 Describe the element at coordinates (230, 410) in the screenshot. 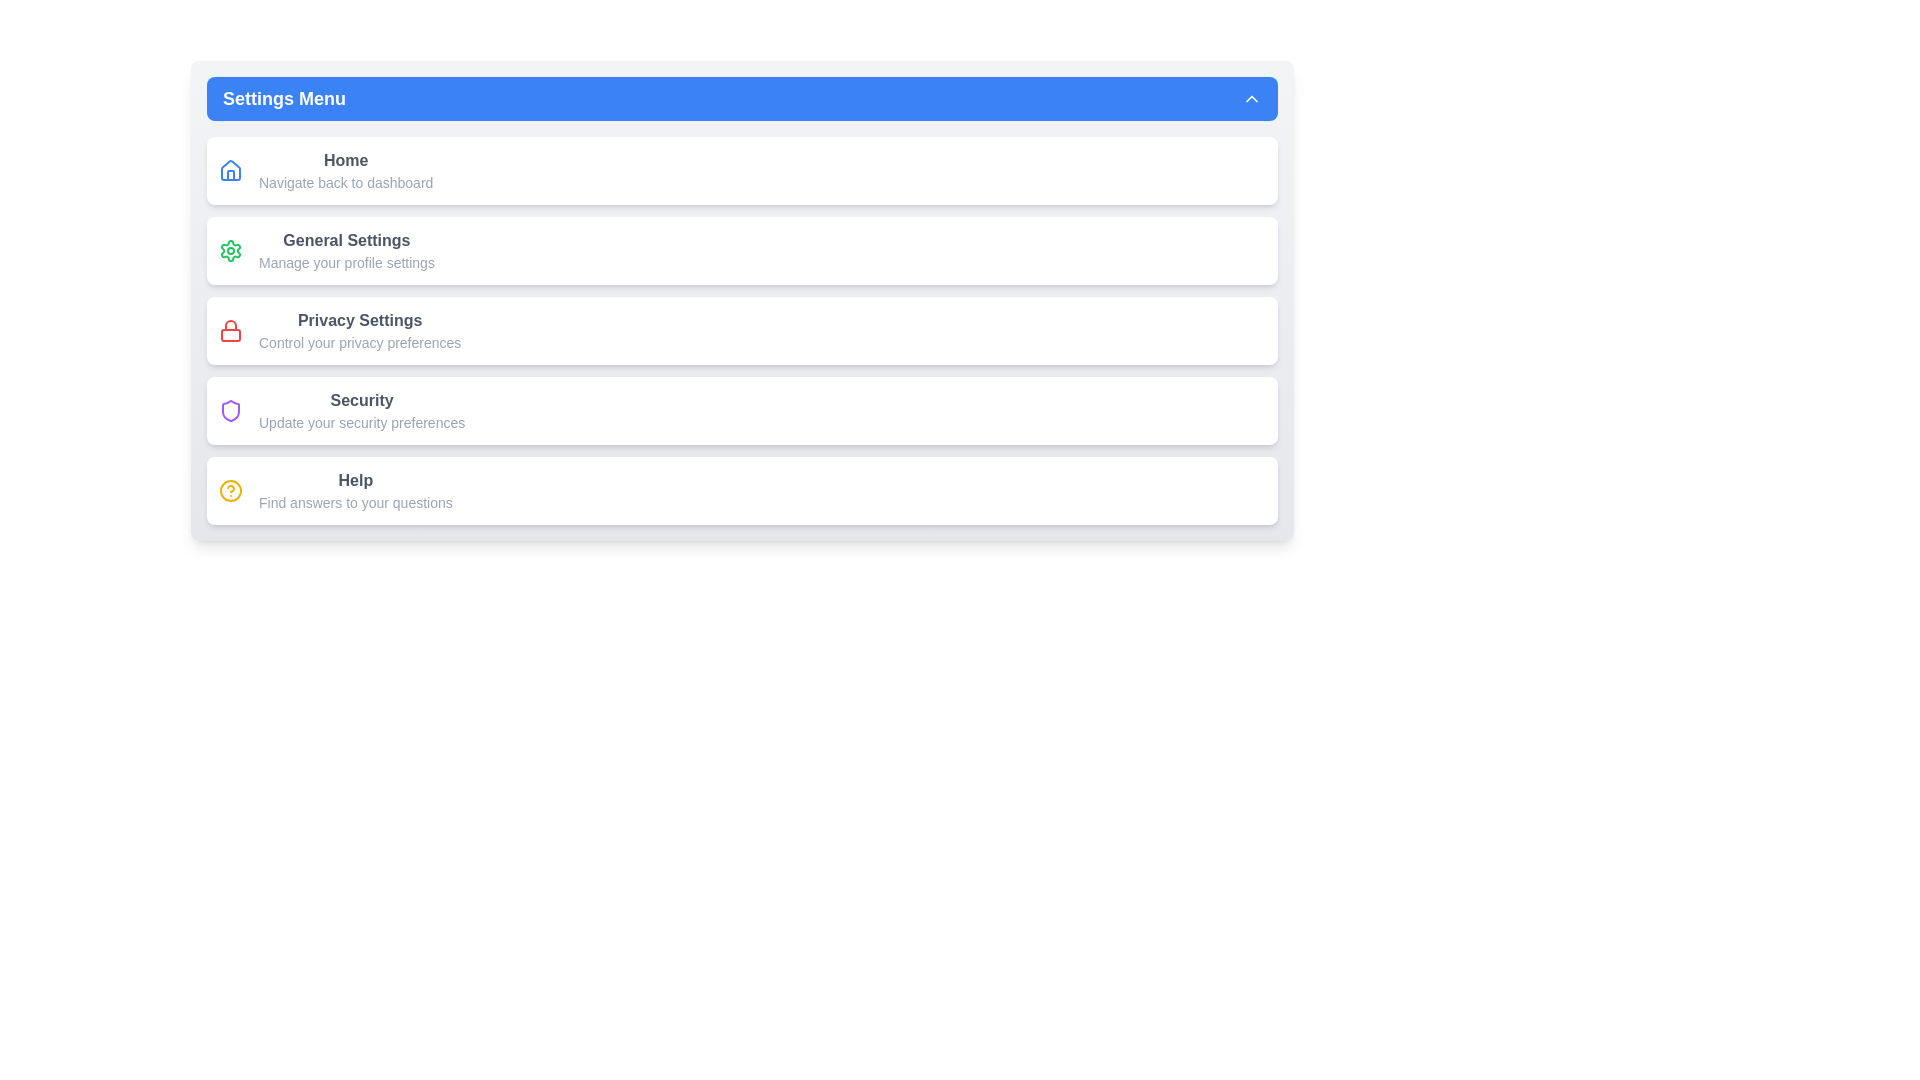

I see `the 'Security' menu icon located in the fifth row of the vertical menu, which is to the left of the text 'Update your security preferences'` at that location.